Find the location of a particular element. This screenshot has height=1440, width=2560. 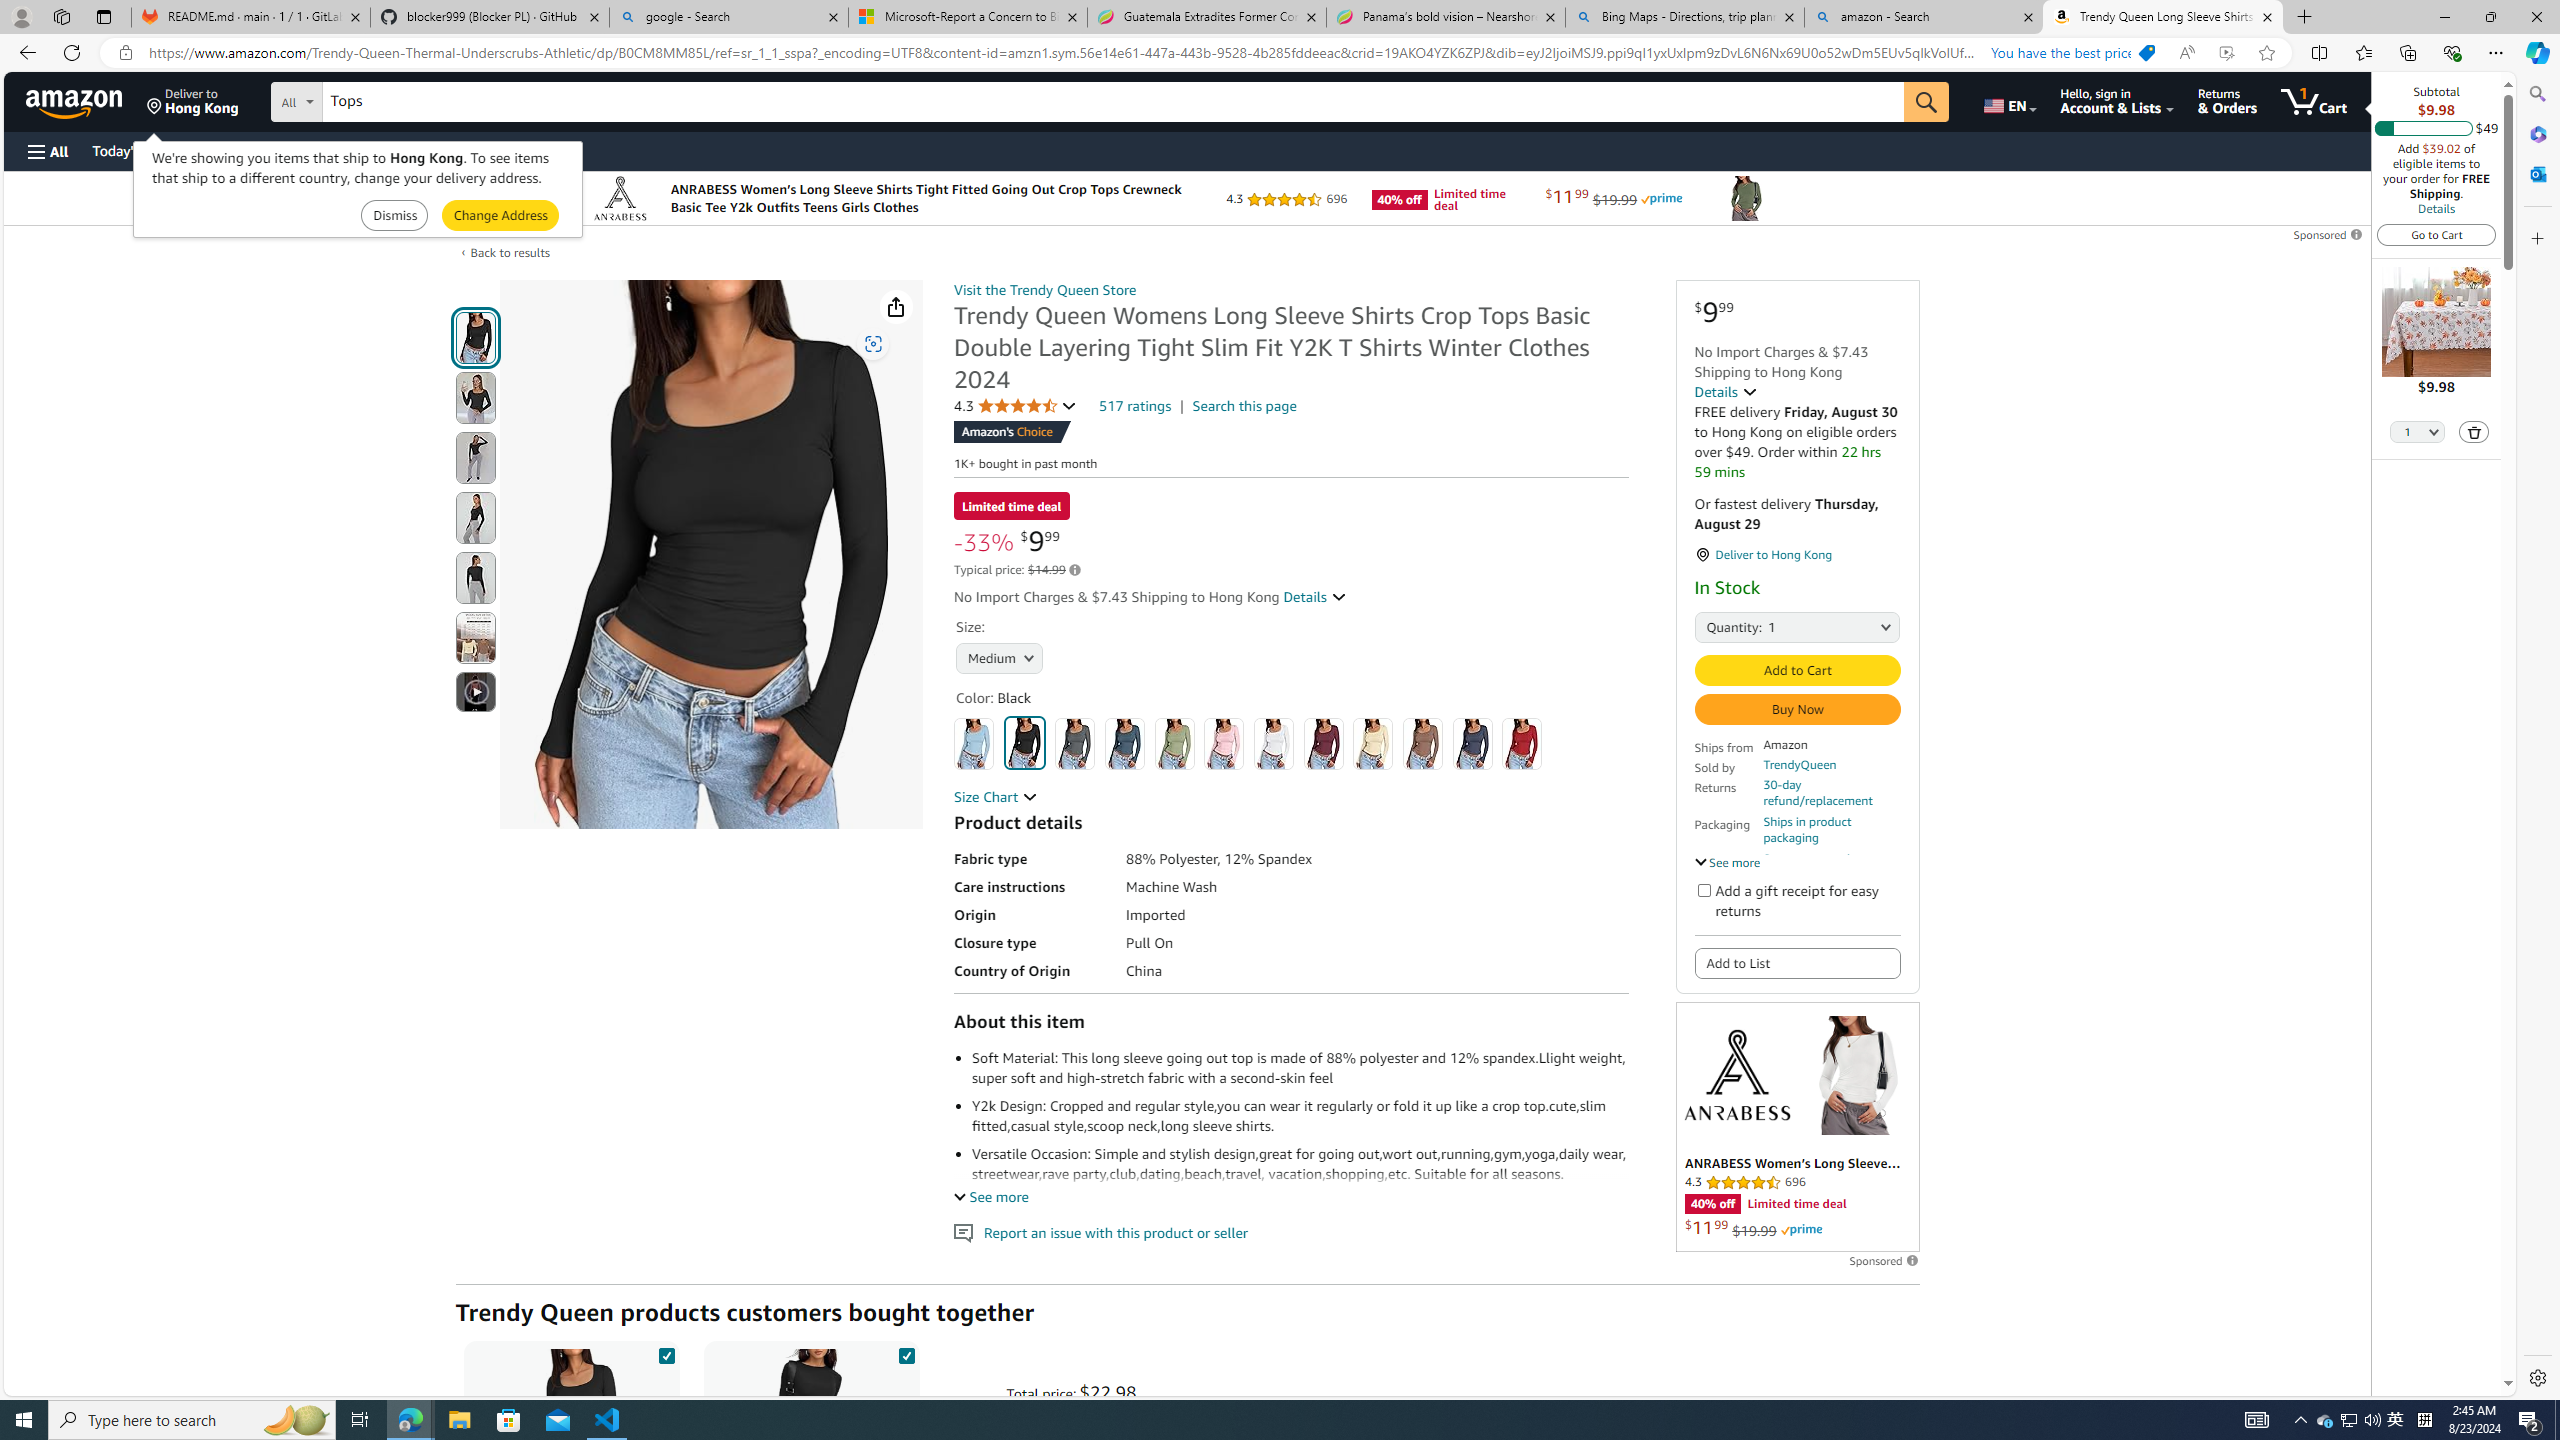

'Back to results' is located at coordinates (509, 252).